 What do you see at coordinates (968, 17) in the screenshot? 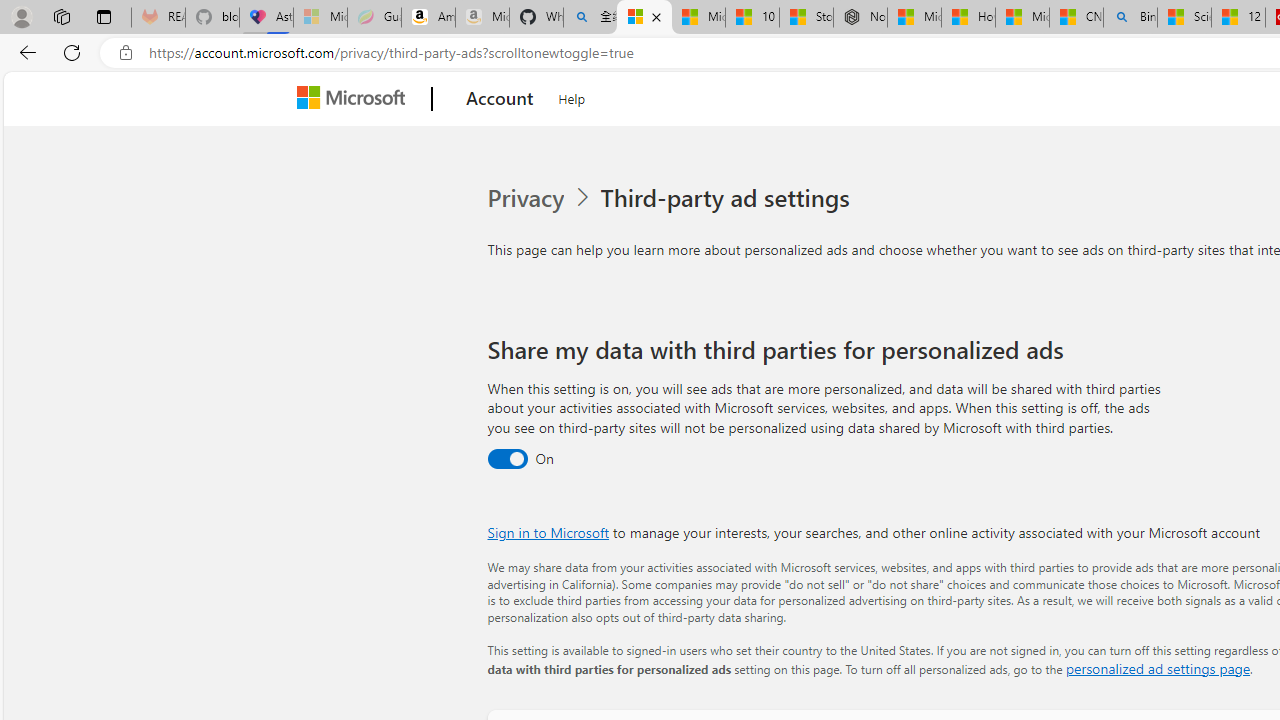
I see `'How I Got Rid of Microsoft Edge'` at bounding box center [968, 17].